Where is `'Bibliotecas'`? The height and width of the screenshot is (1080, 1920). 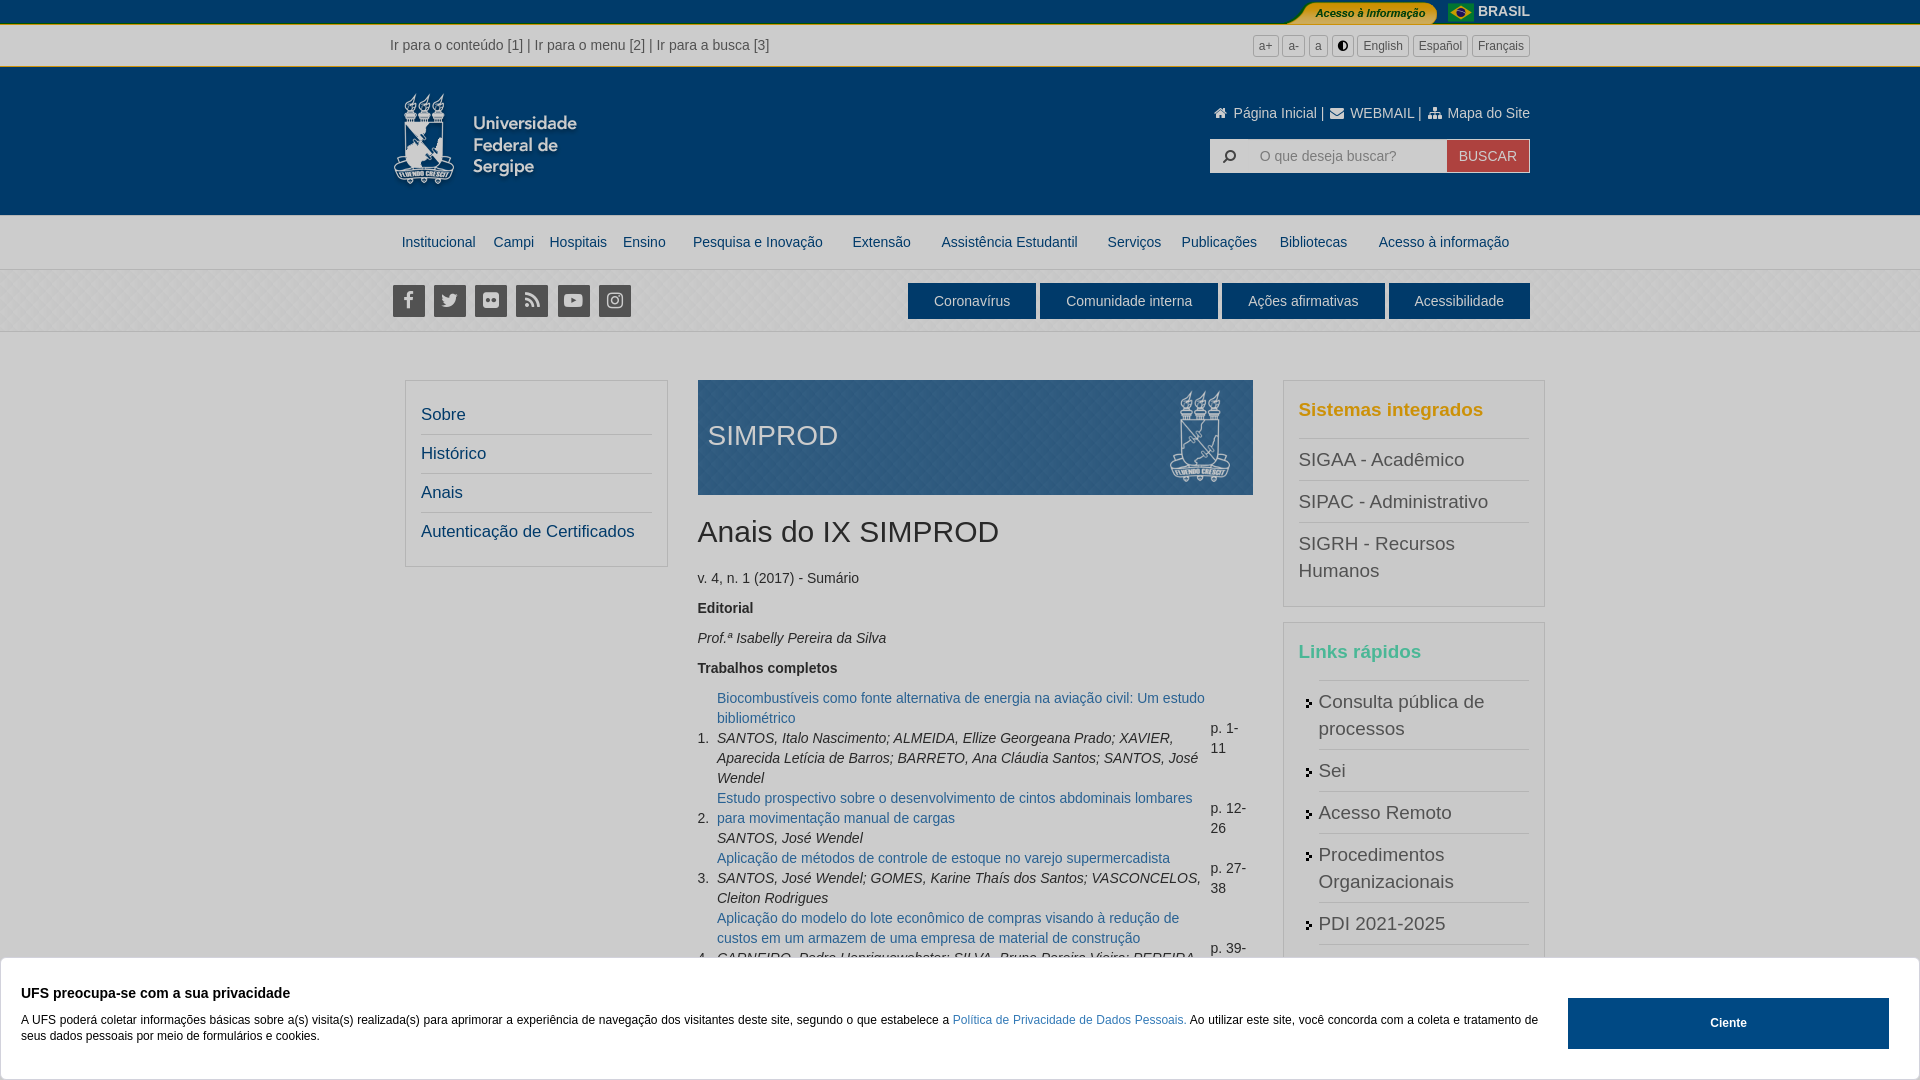 'Bibliotecas' is located at coordinates (1313, 241).